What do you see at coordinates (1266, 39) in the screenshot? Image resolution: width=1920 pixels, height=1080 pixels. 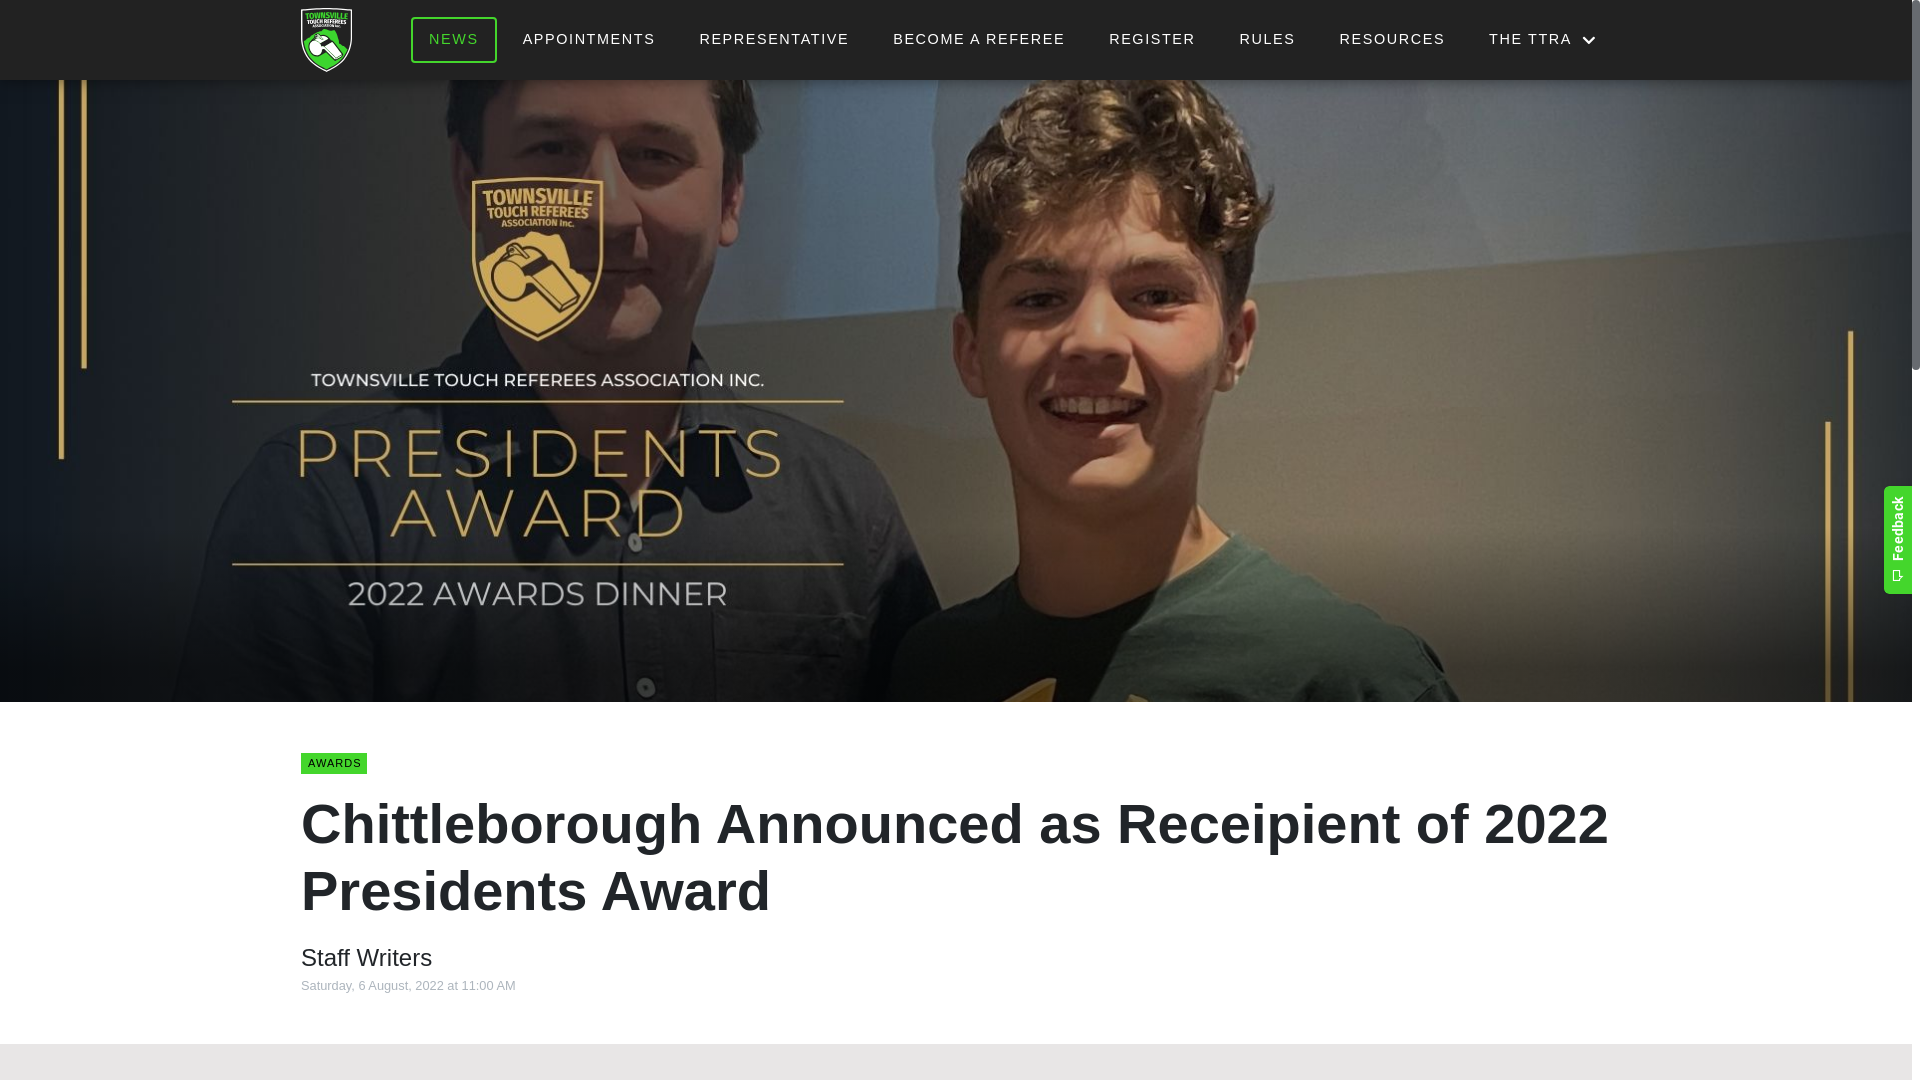 I see `'RULES'` at bounding box center [1266, 39].